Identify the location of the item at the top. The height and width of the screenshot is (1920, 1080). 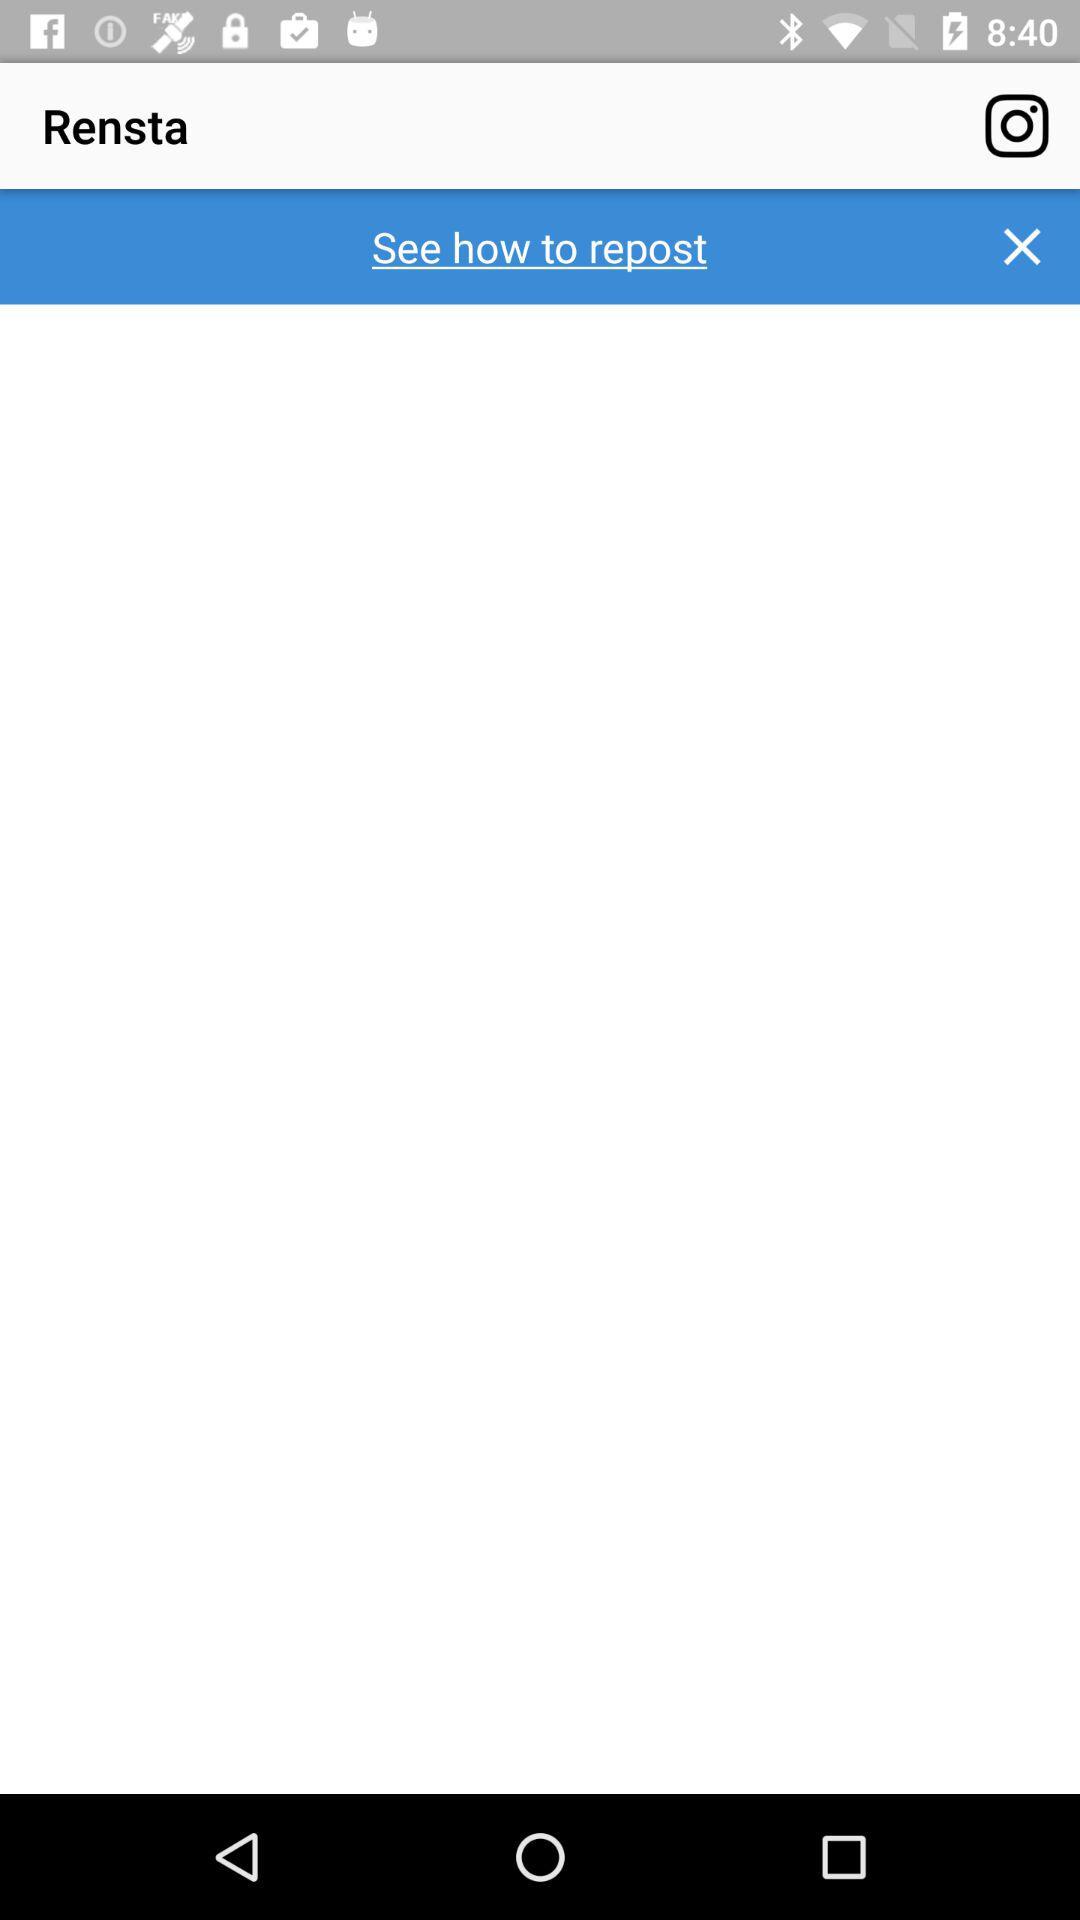
(538, 245).